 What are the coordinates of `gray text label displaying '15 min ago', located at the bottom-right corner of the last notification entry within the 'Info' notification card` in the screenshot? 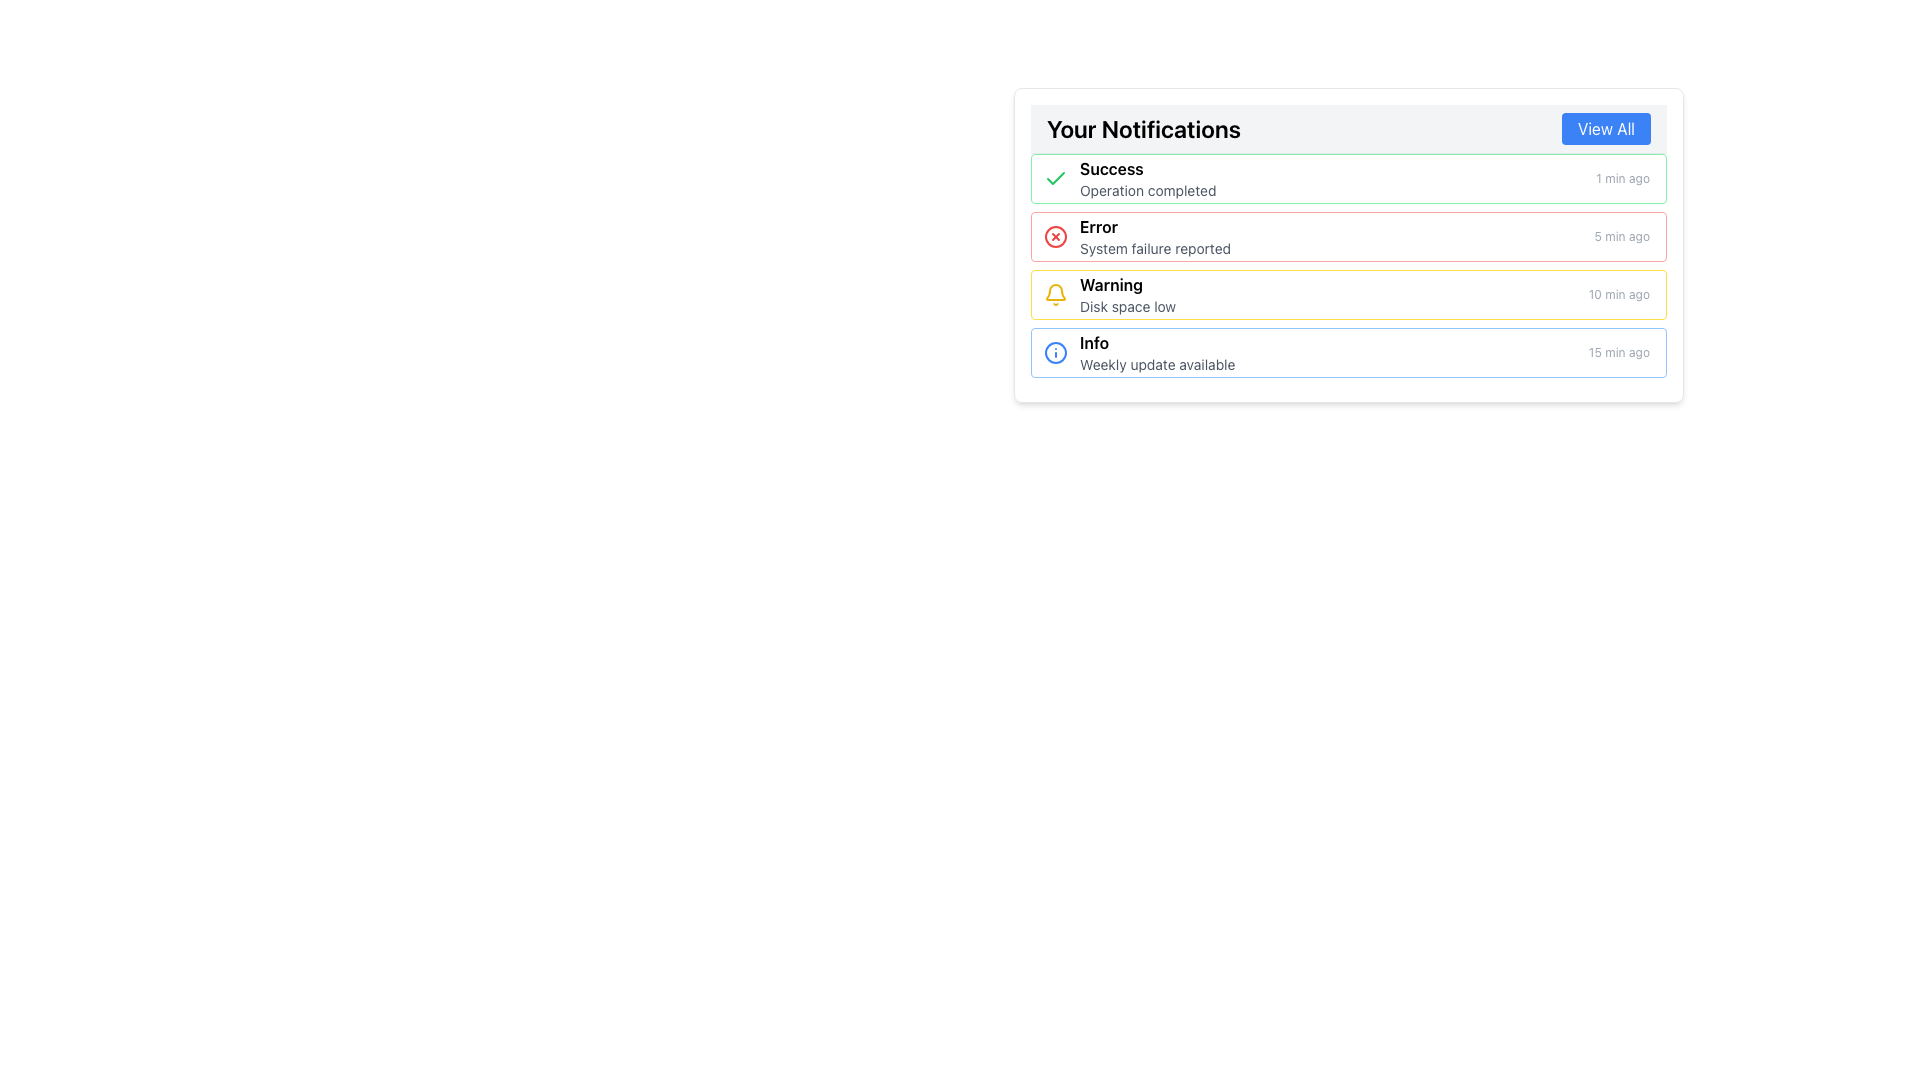 It's located at (1619, 352).